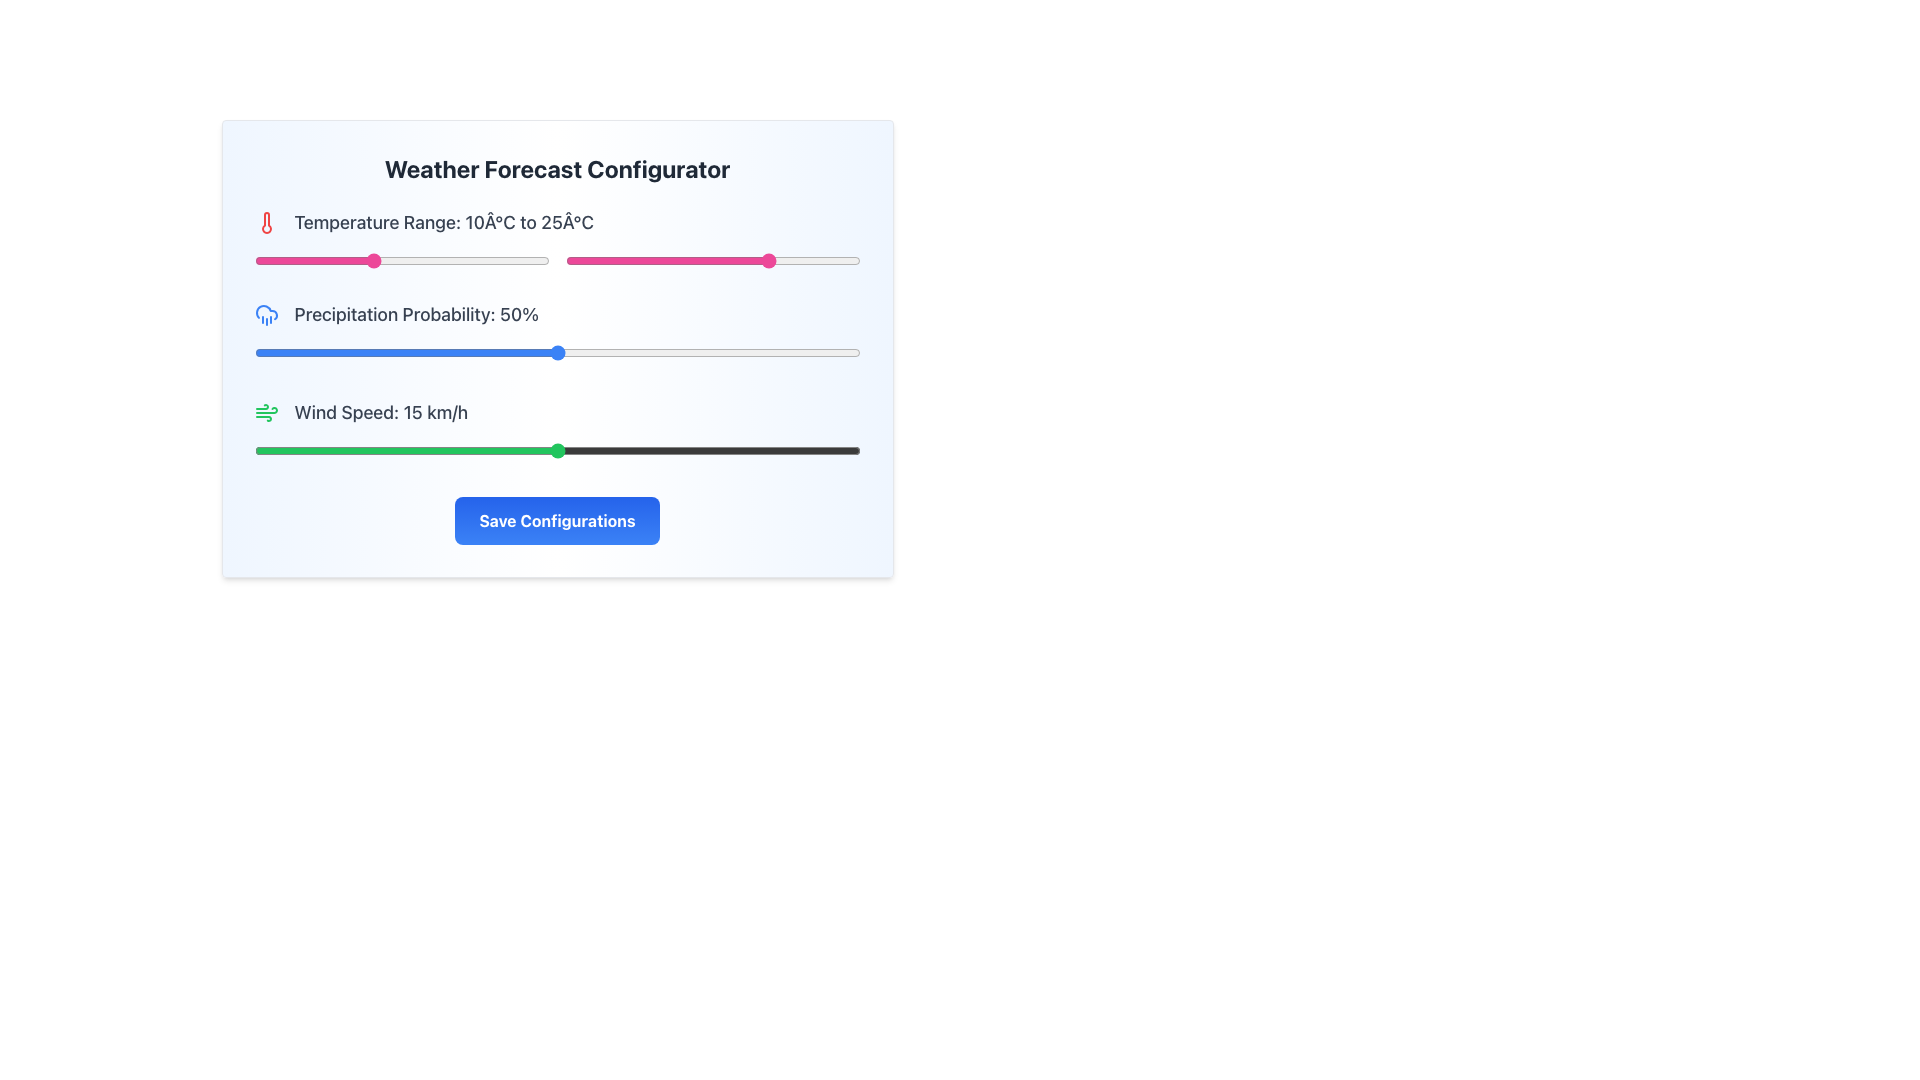 The image size is (1920, 1080). What do you see at coordinates (314, 451) in the screenshot?
I see `wind speed` at bounding box center [314, 451].